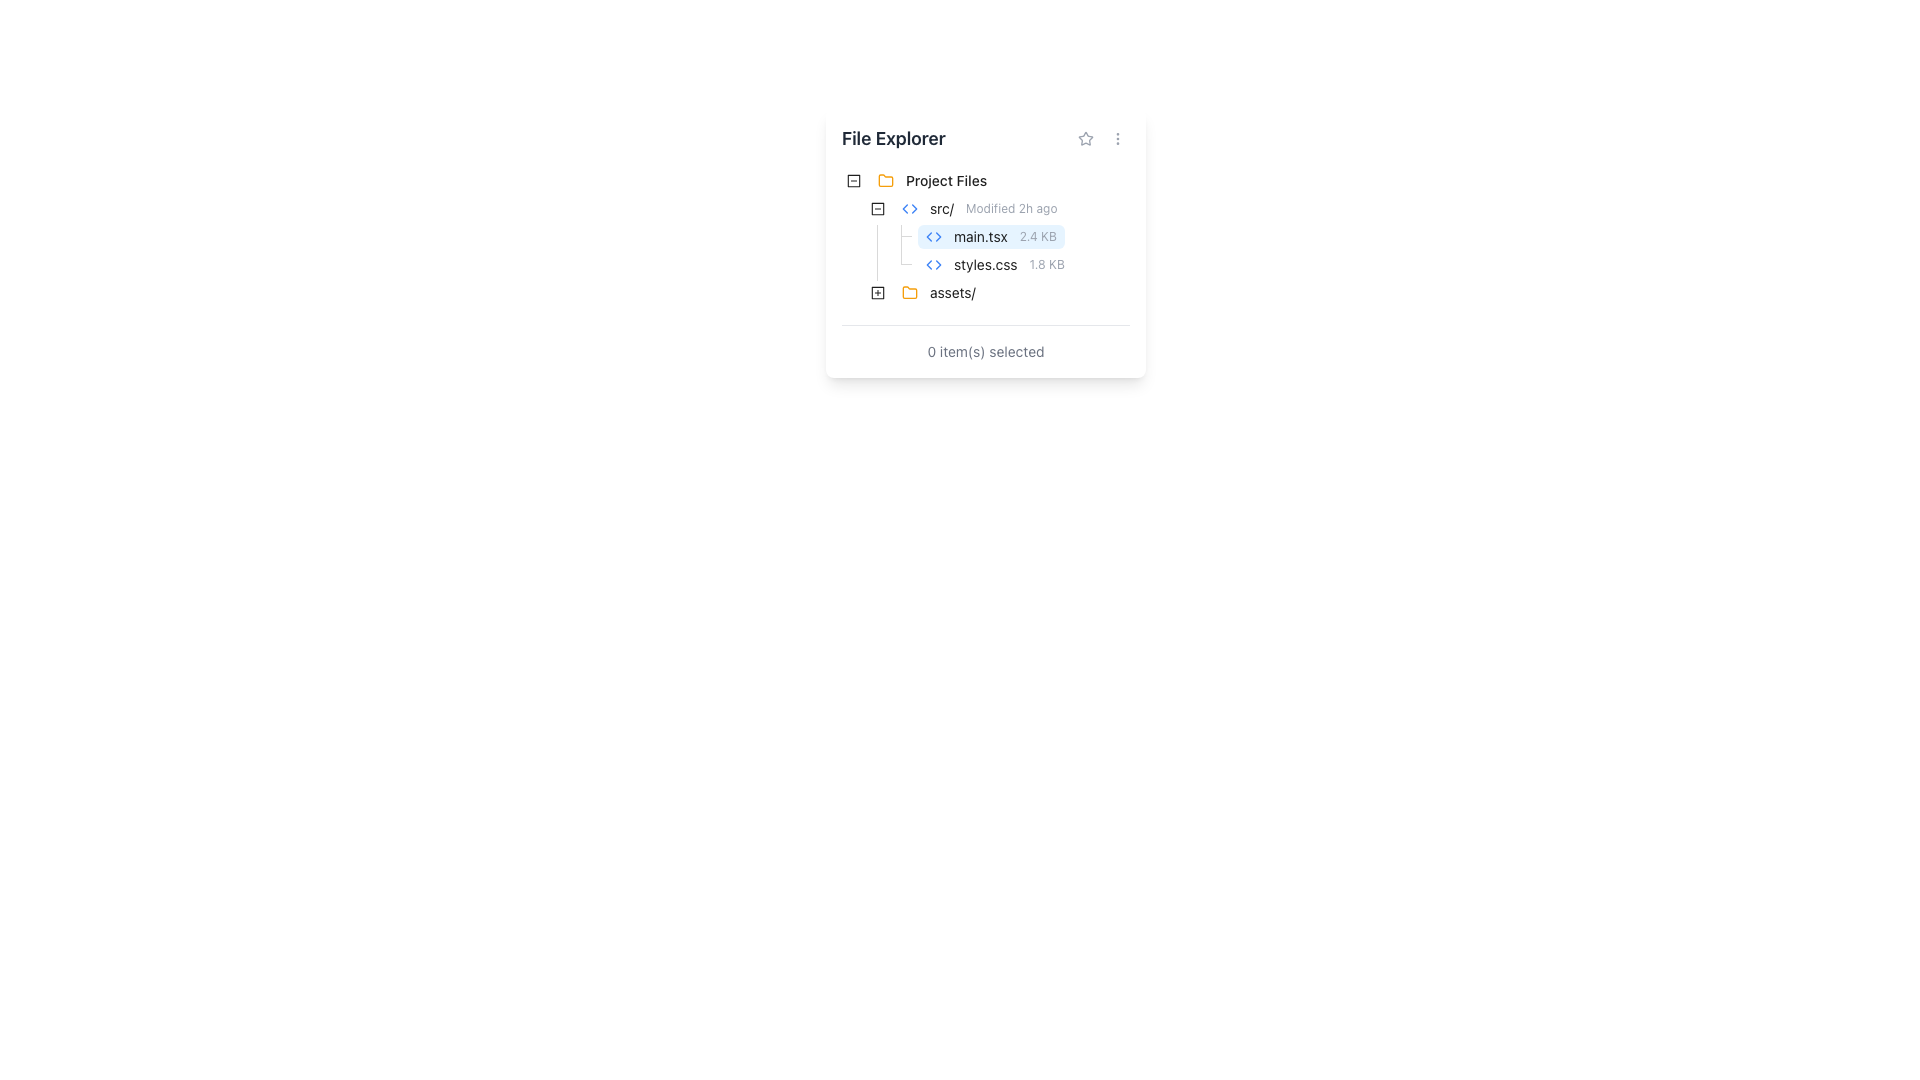 This screenshot has height=1080, width=1920. Describe the element at coordinates (985, 264) in the screenshot. I see `the text label representing the file 'styles.css' in the file explorer located under the 'src/' folder` at that location.